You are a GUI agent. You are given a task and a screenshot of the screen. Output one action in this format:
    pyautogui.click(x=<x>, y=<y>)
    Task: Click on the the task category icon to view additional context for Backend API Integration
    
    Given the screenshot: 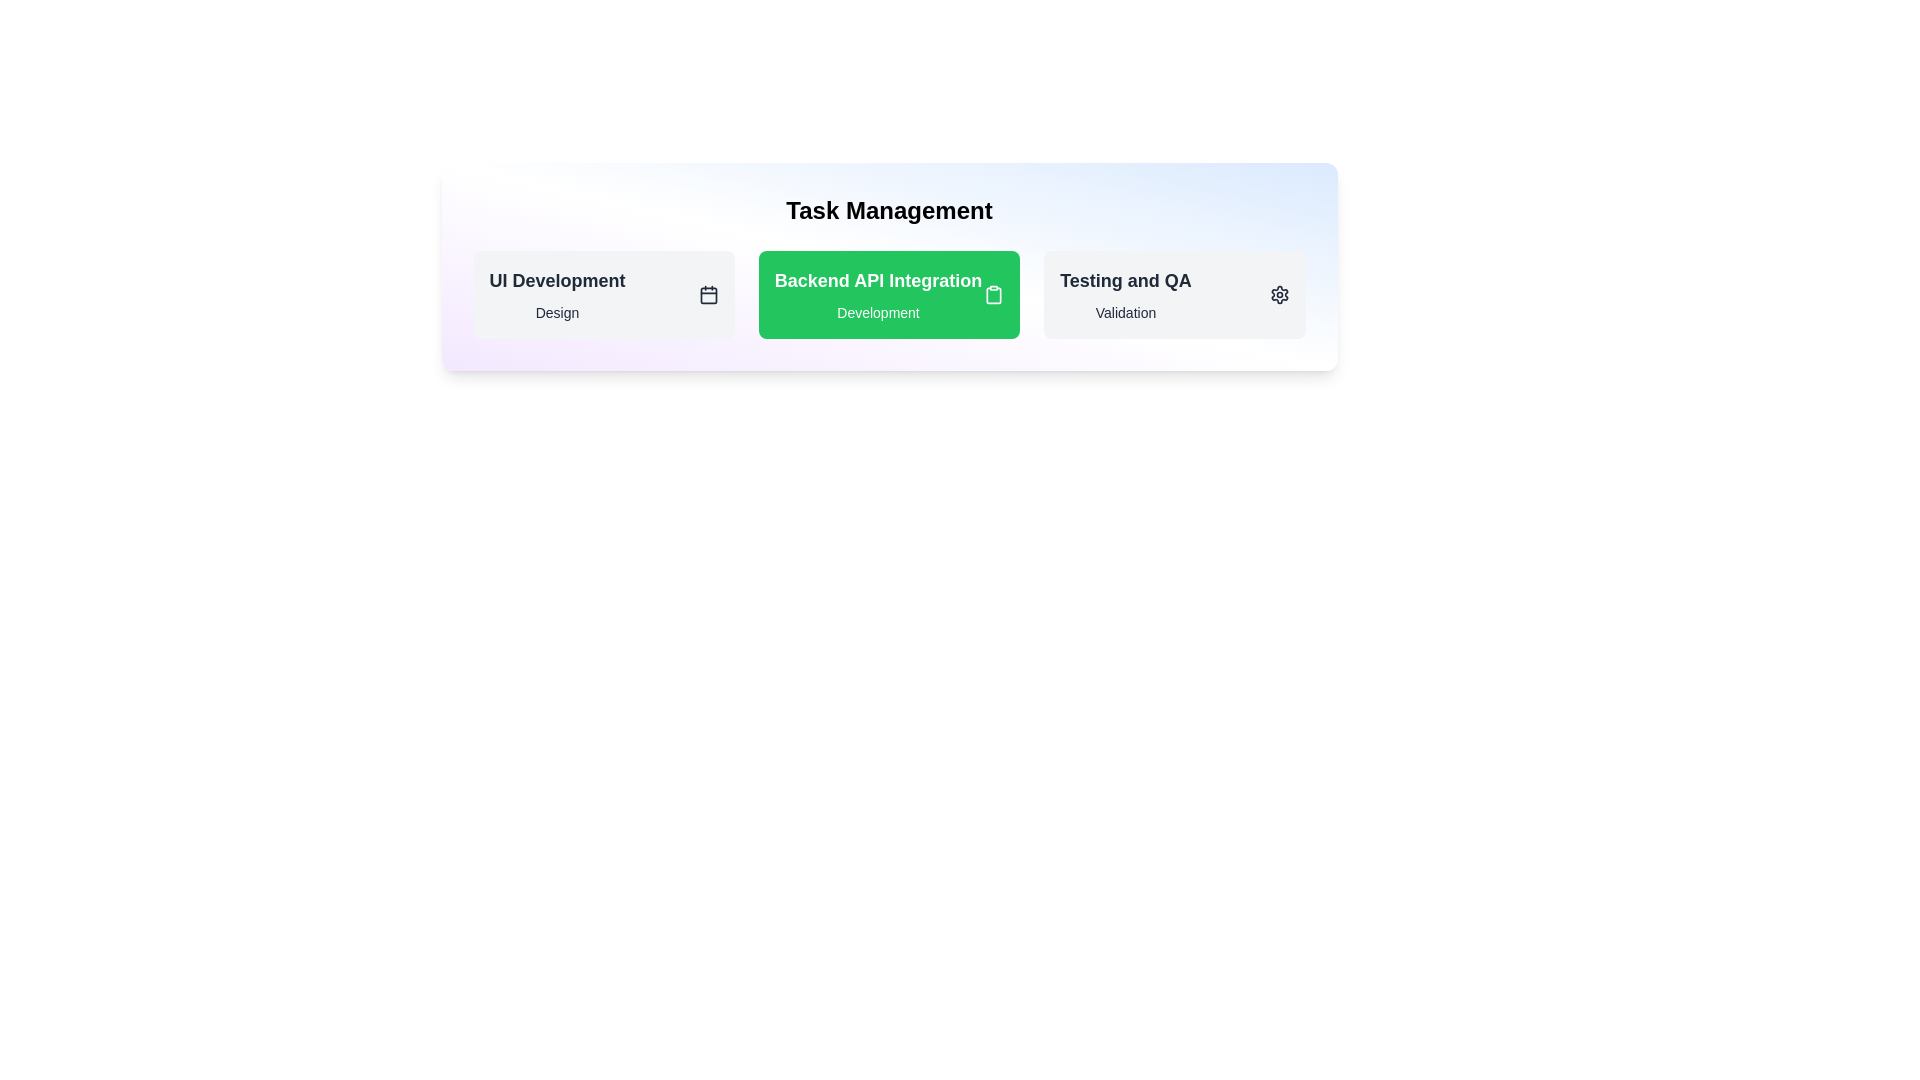 What is the action you would take?
    pyautogui.click(x=994, y=294)
    